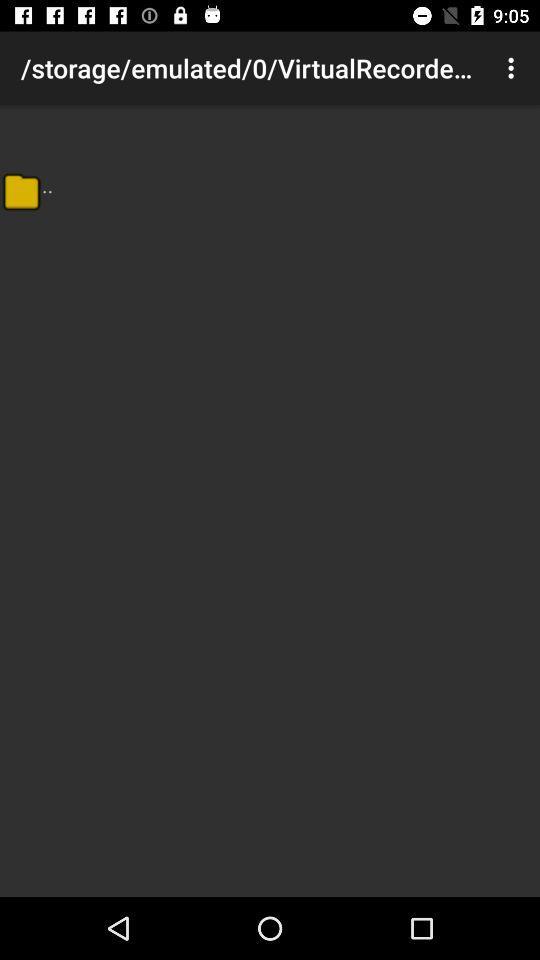  I want to click on .., so click(47, 184).